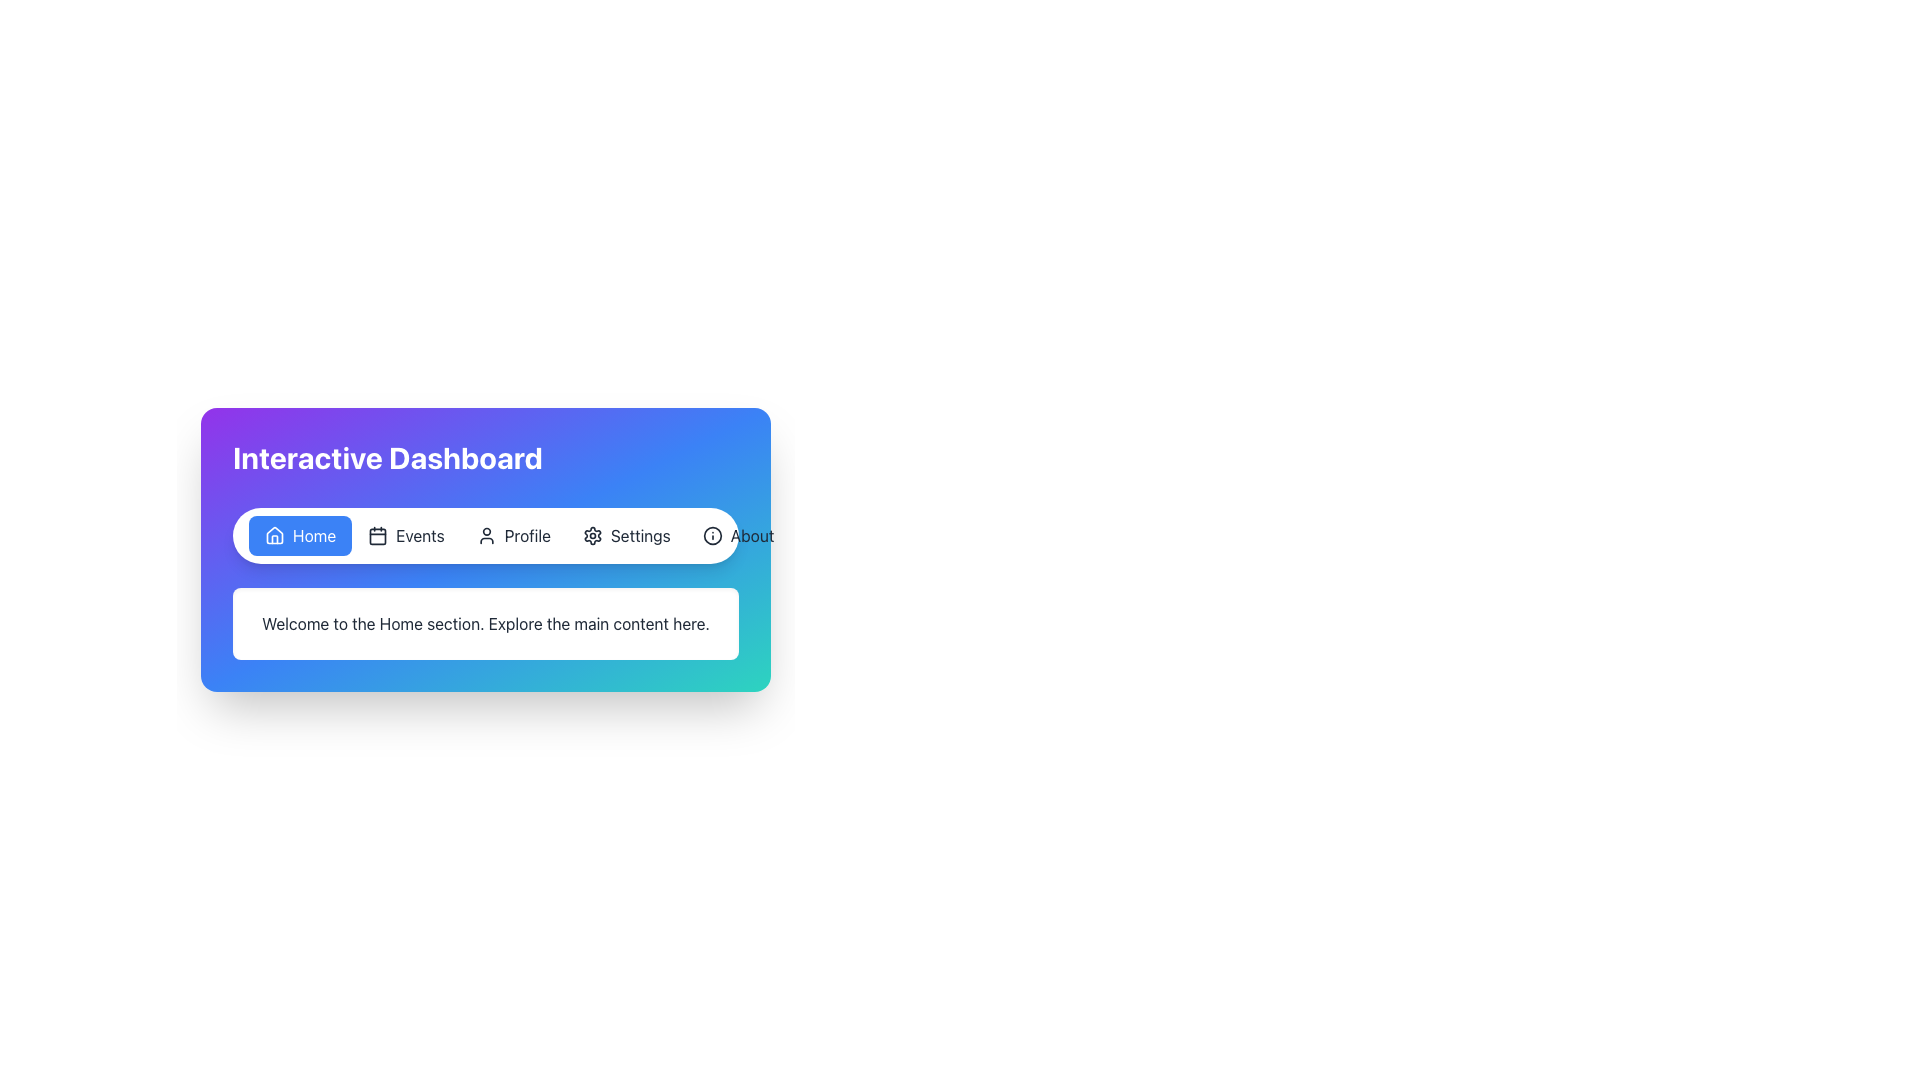  I want to click on the bold-styled text element displaying 'Interactive Dashboard' located at the top-left corner of the interface, so click(387, 458).